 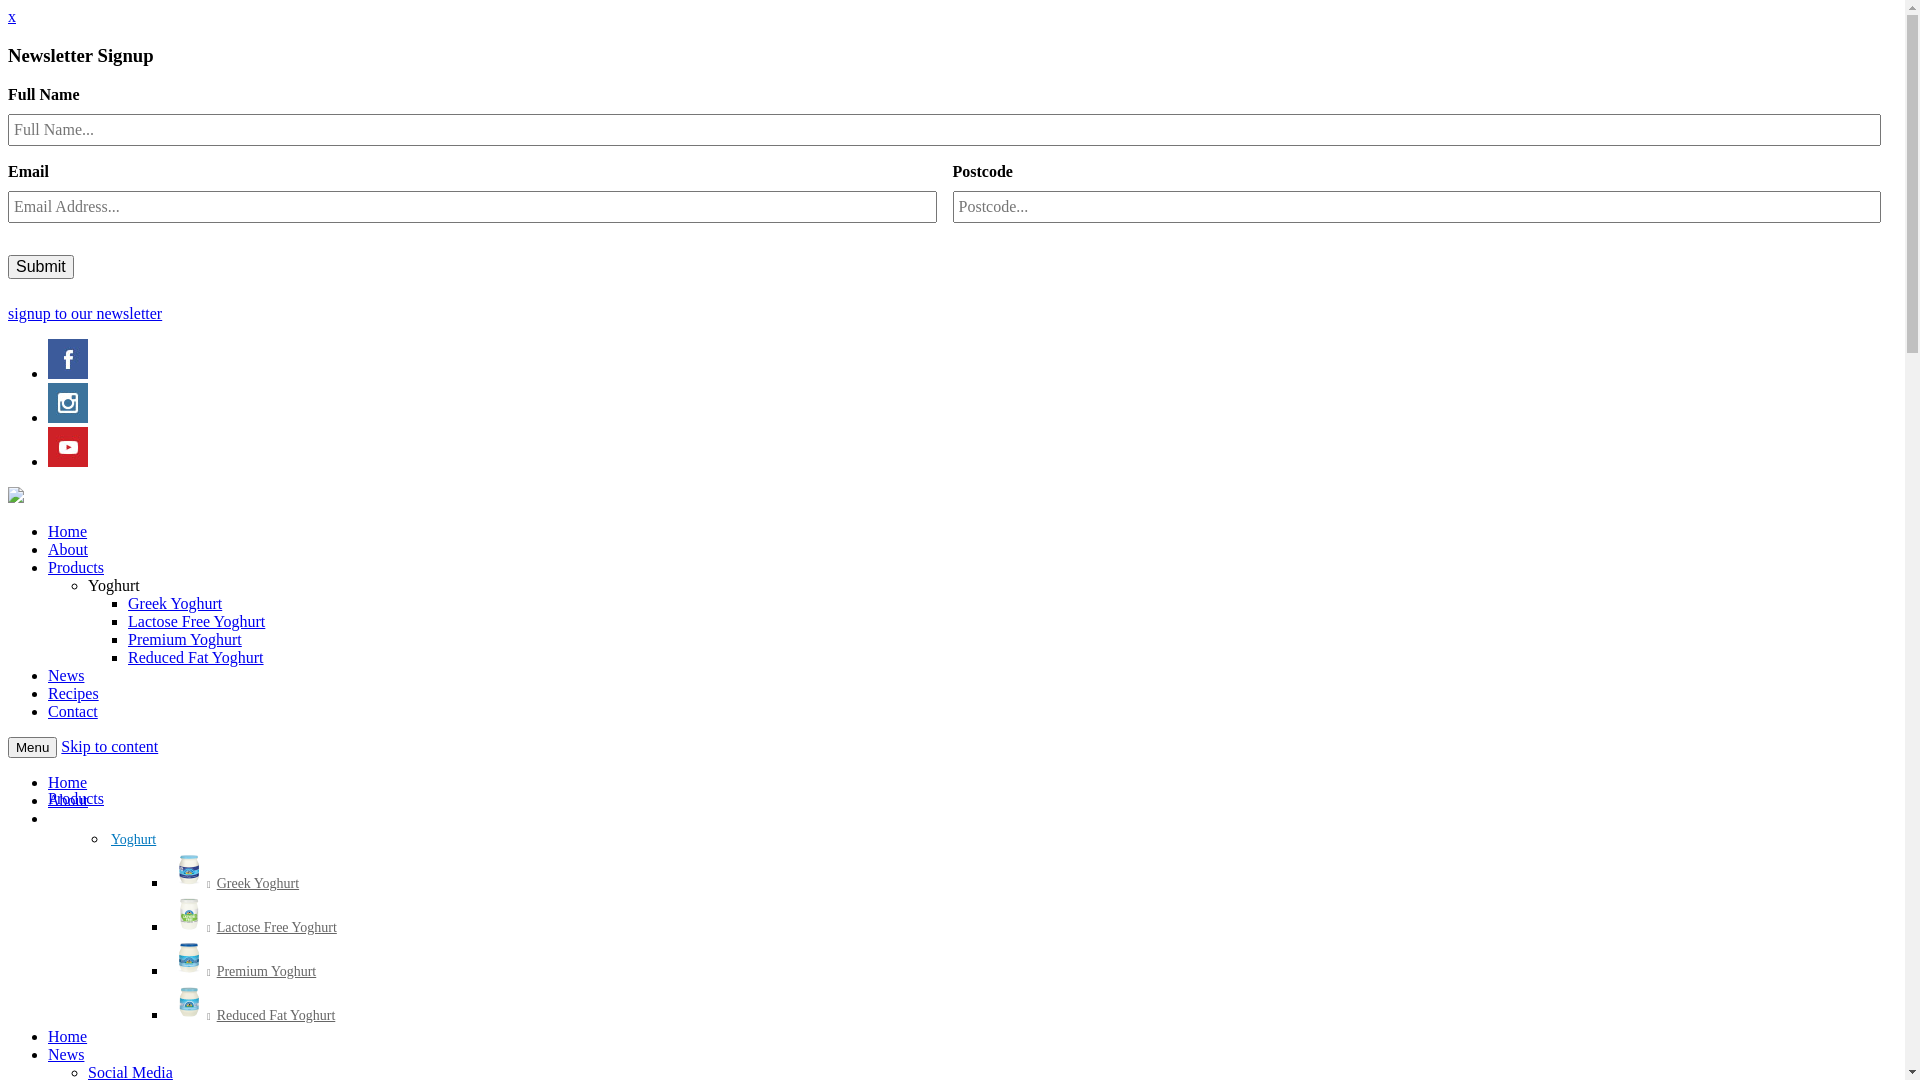 I want to click on 'Skip to content', so click(x=108, y=746).